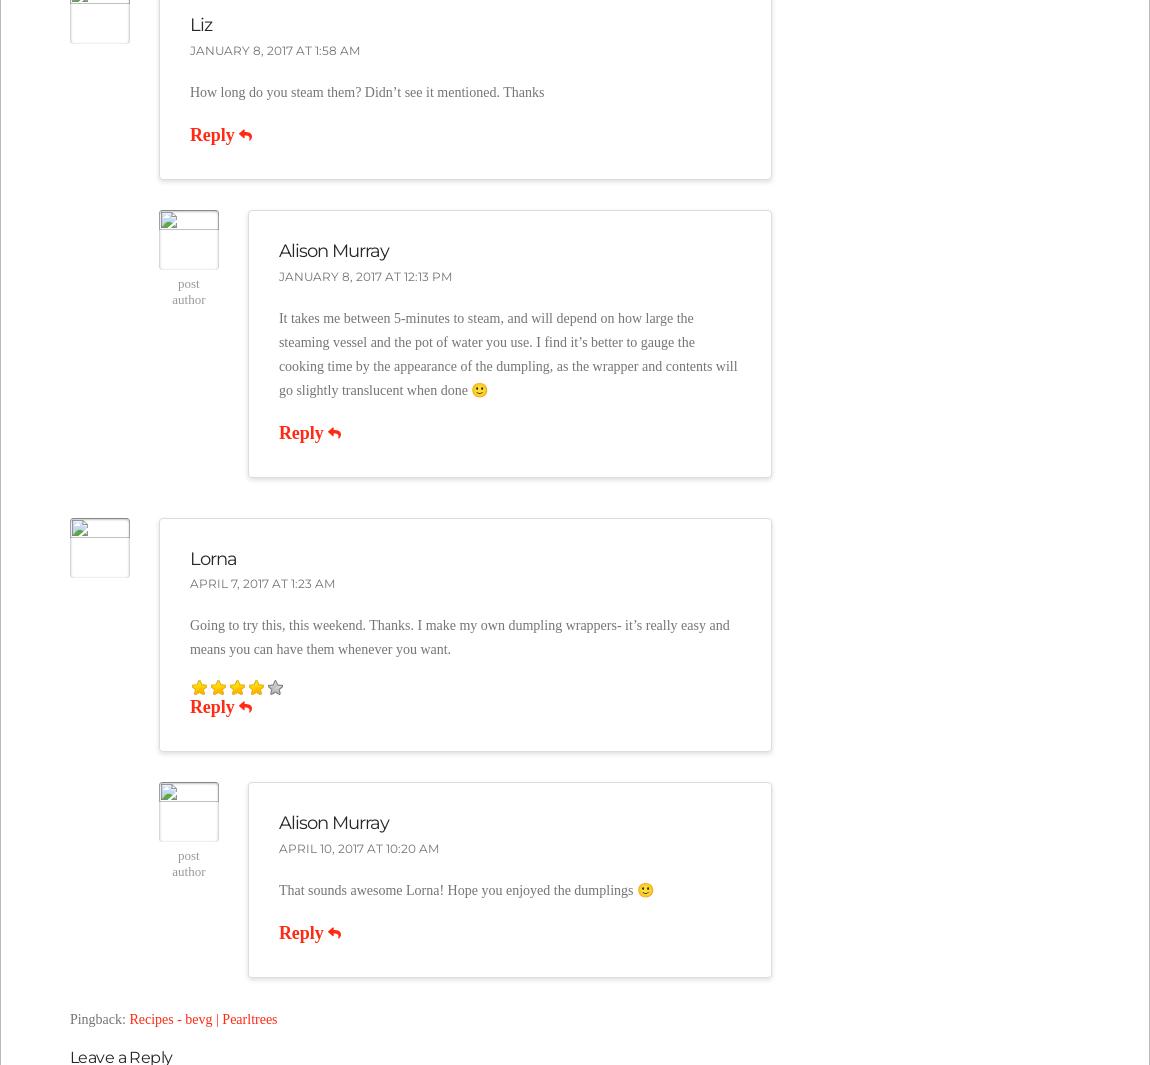 This screenshot has width=1150, height=1065. Describe the element at coordinates (364, 274) in the screenshot. I see `'January 8, 2017 at 12:13 pm'` at that location.